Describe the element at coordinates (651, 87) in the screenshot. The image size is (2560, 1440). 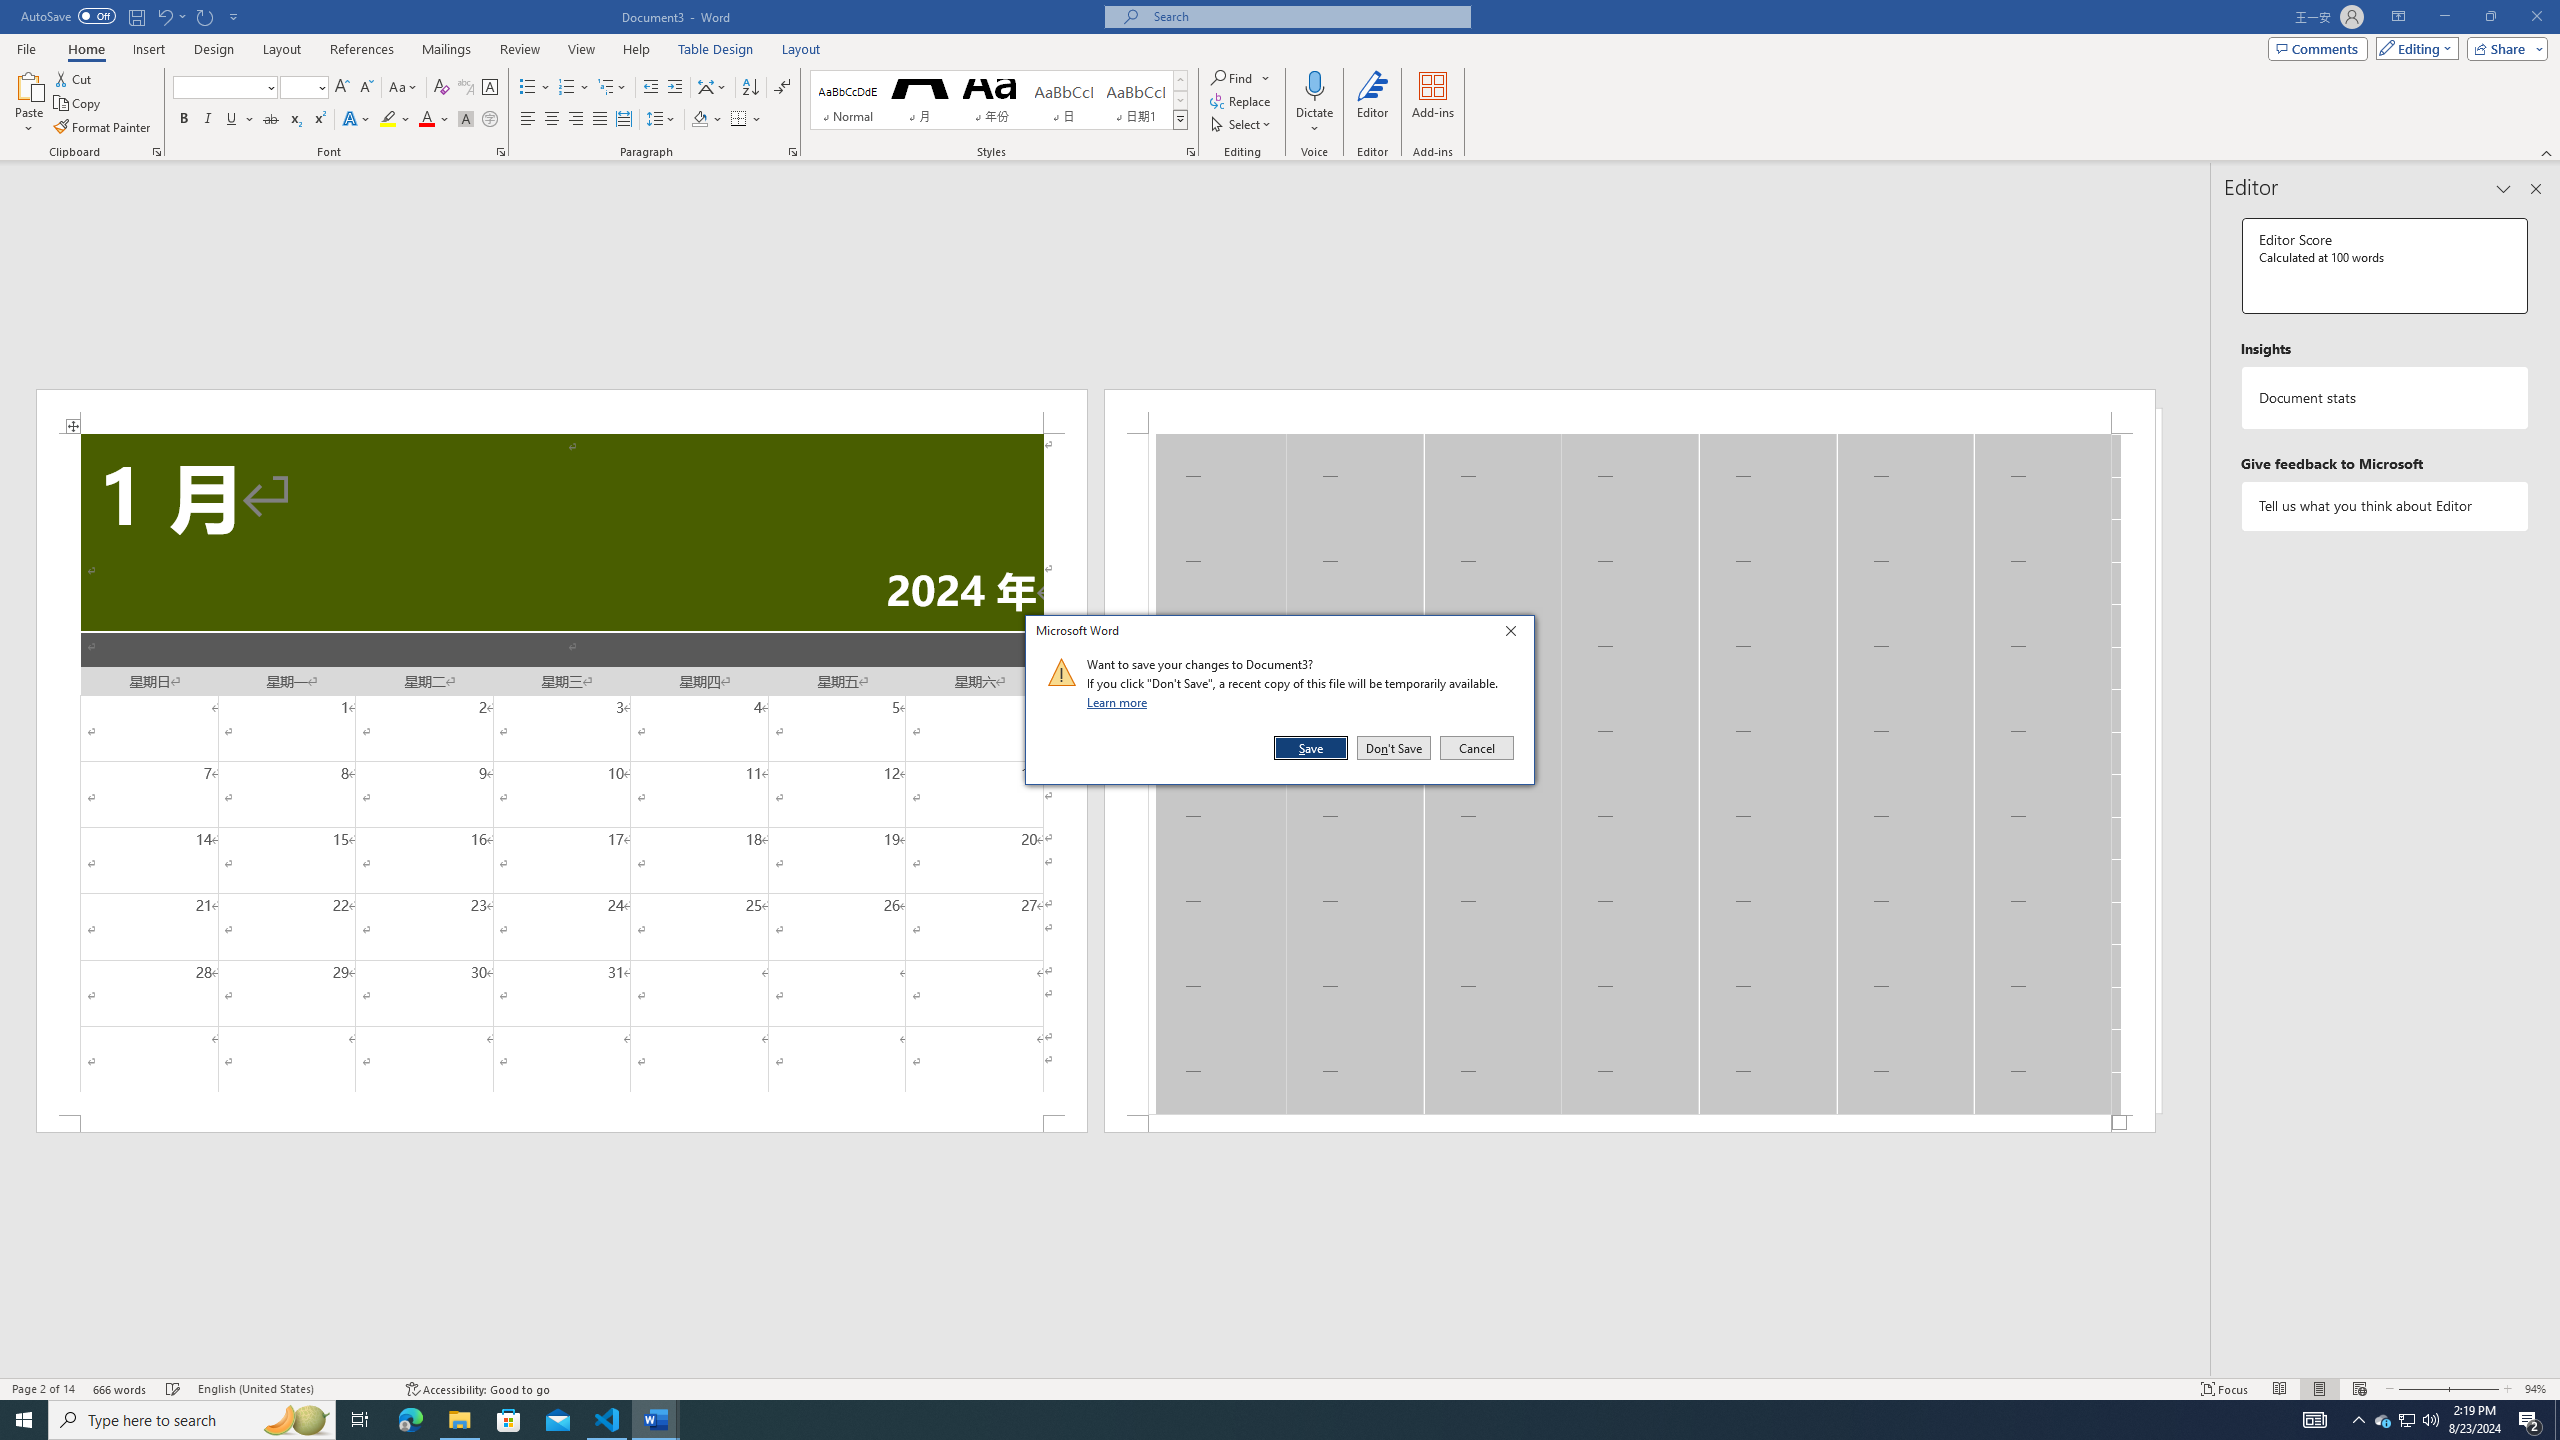
I see `'Decrease Indent'` at that location.